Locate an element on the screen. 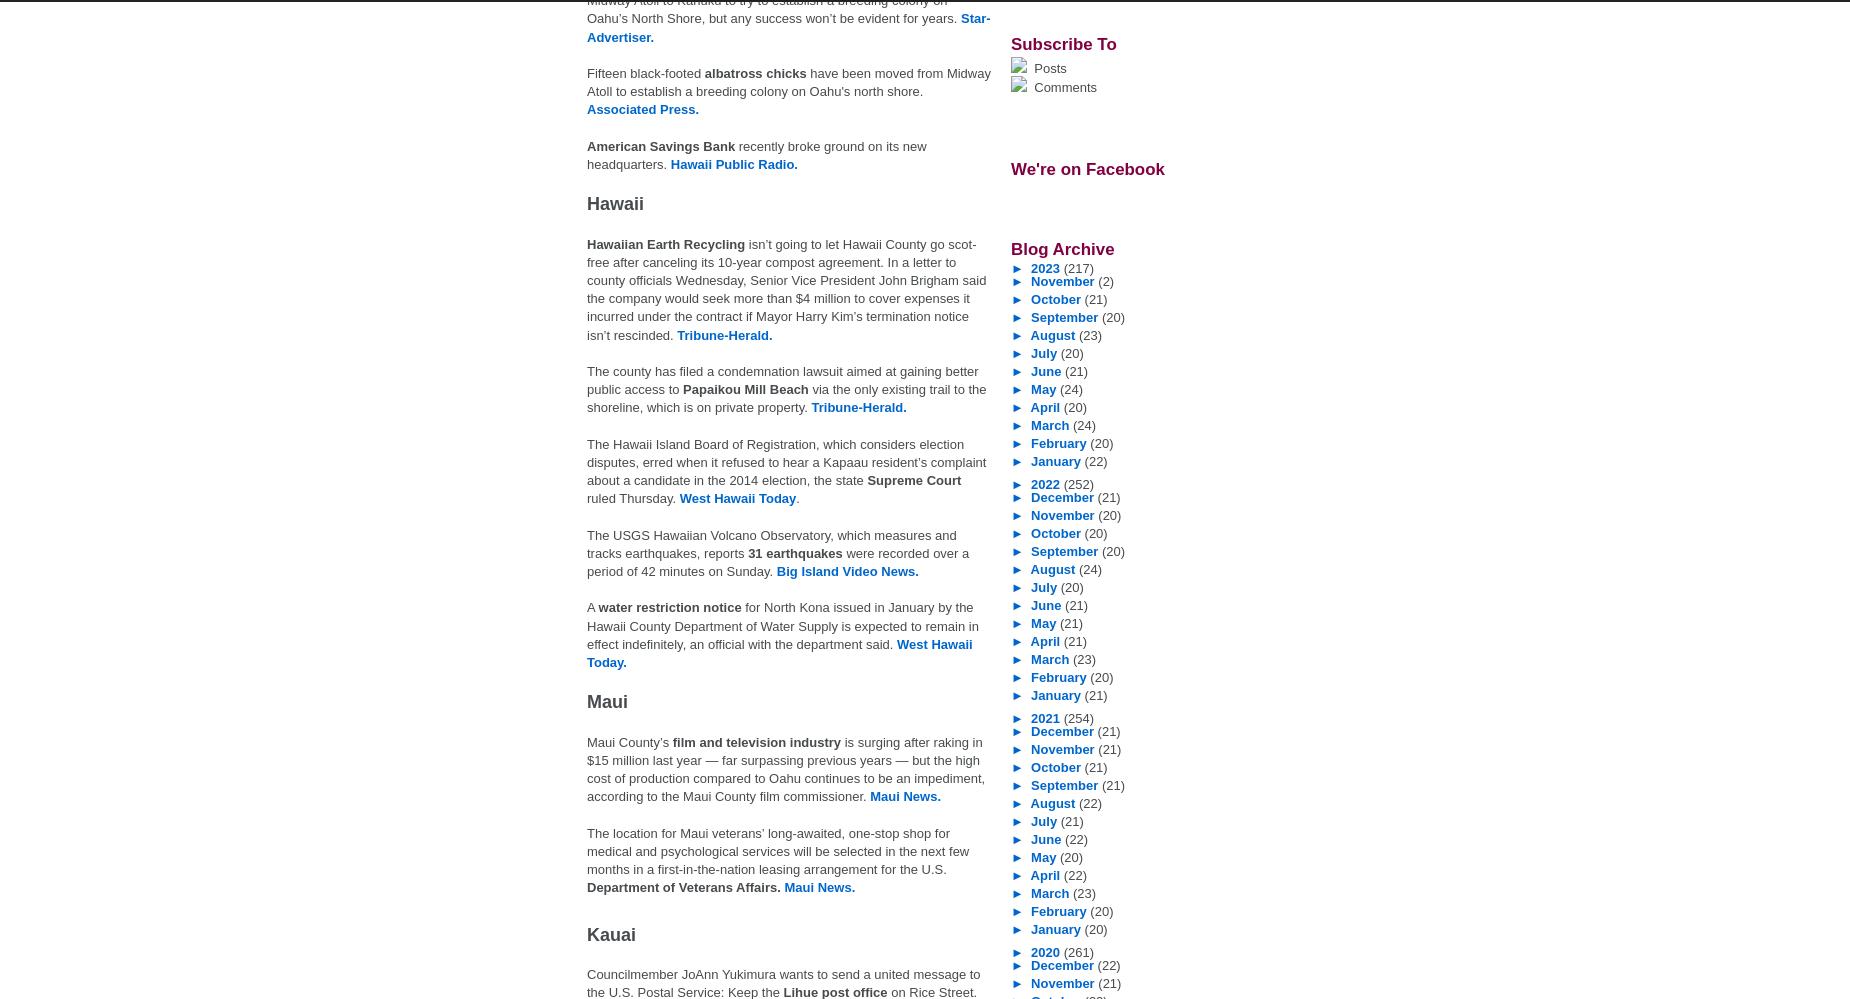 This screenshot has height=999, width=1850. 'Papaikou Mill Beach' is located at coordinates (745, 388).